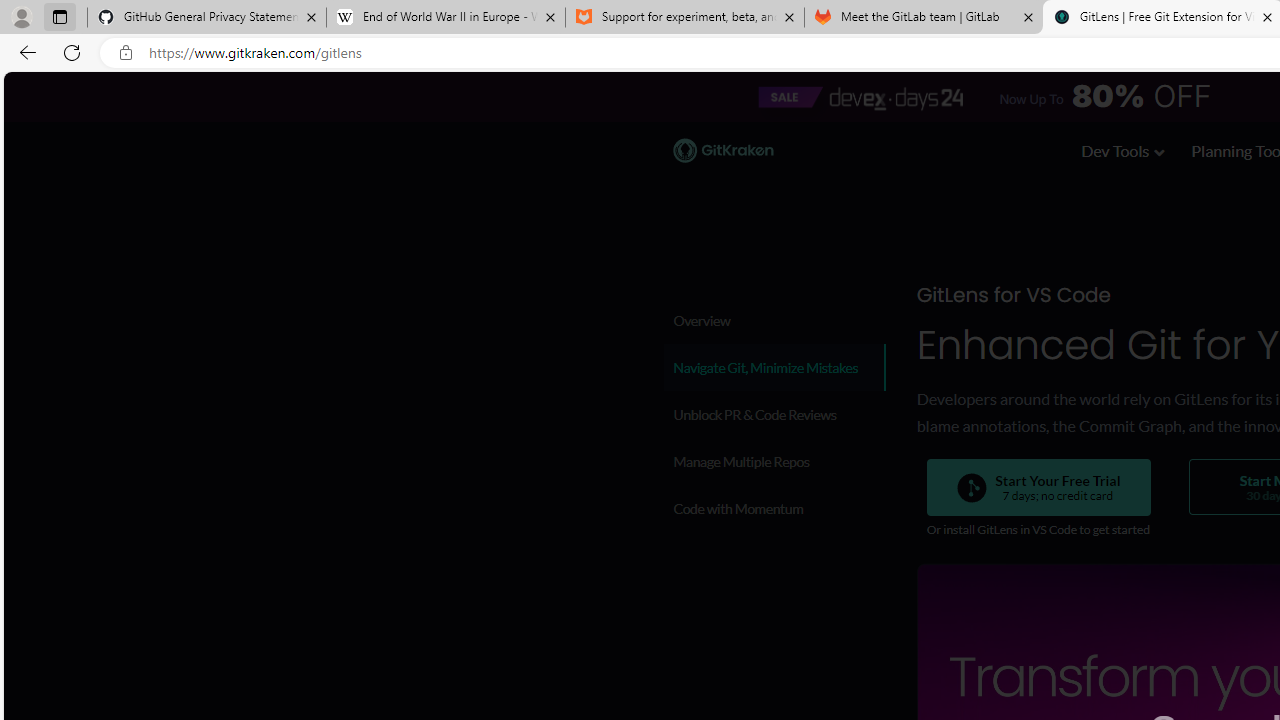 This screenshot has height=720, width=1280. What do you see at coordinates (773, 507) in the screenshot?
I see `'Code with Momentum'` at bounding box center [773, 507].